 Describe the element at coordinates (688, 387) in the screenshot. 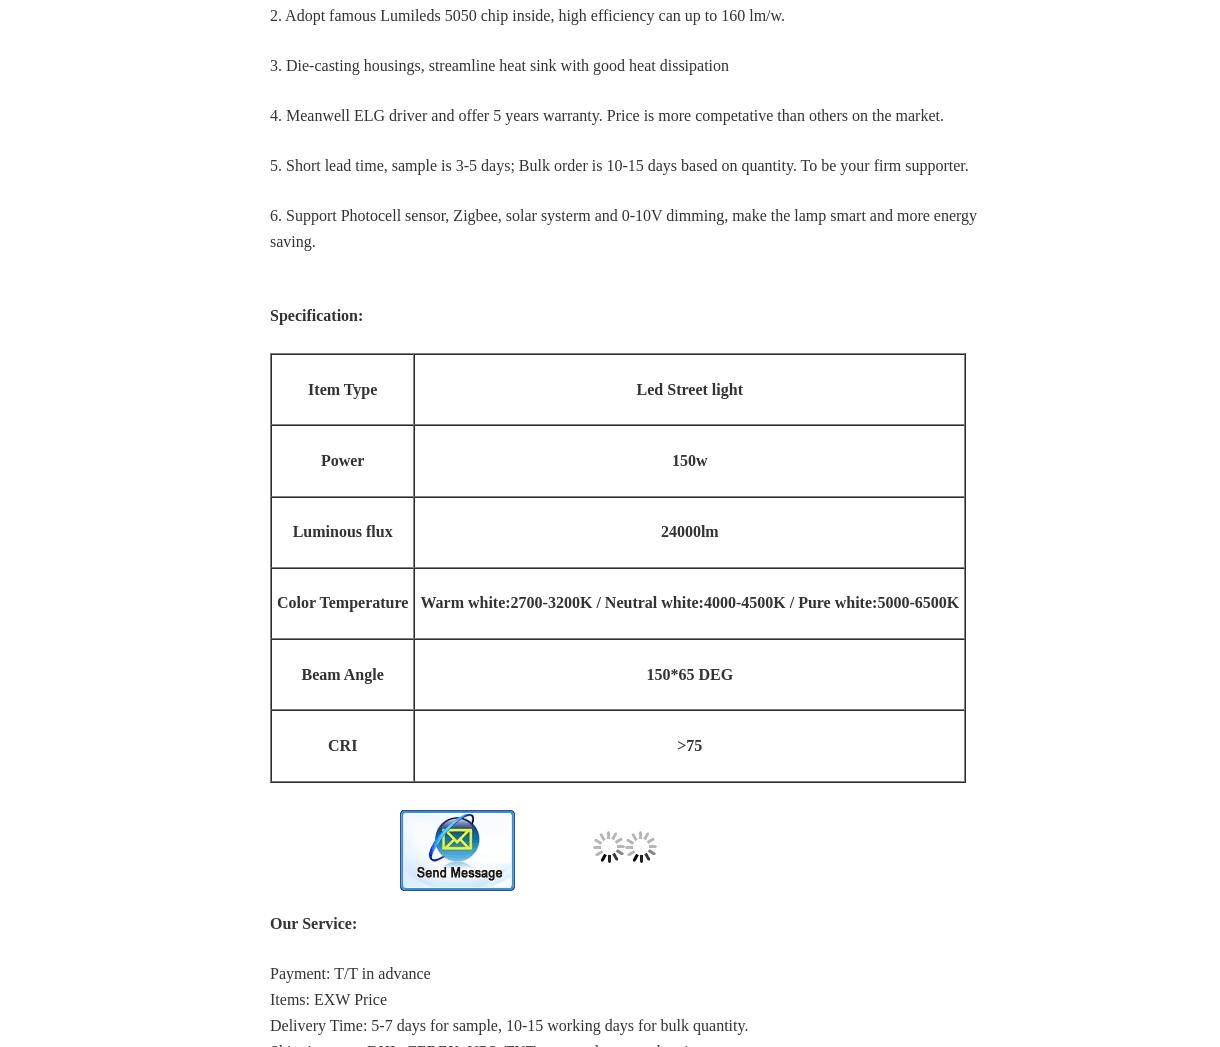

I see `'Led Street light'` at that location.